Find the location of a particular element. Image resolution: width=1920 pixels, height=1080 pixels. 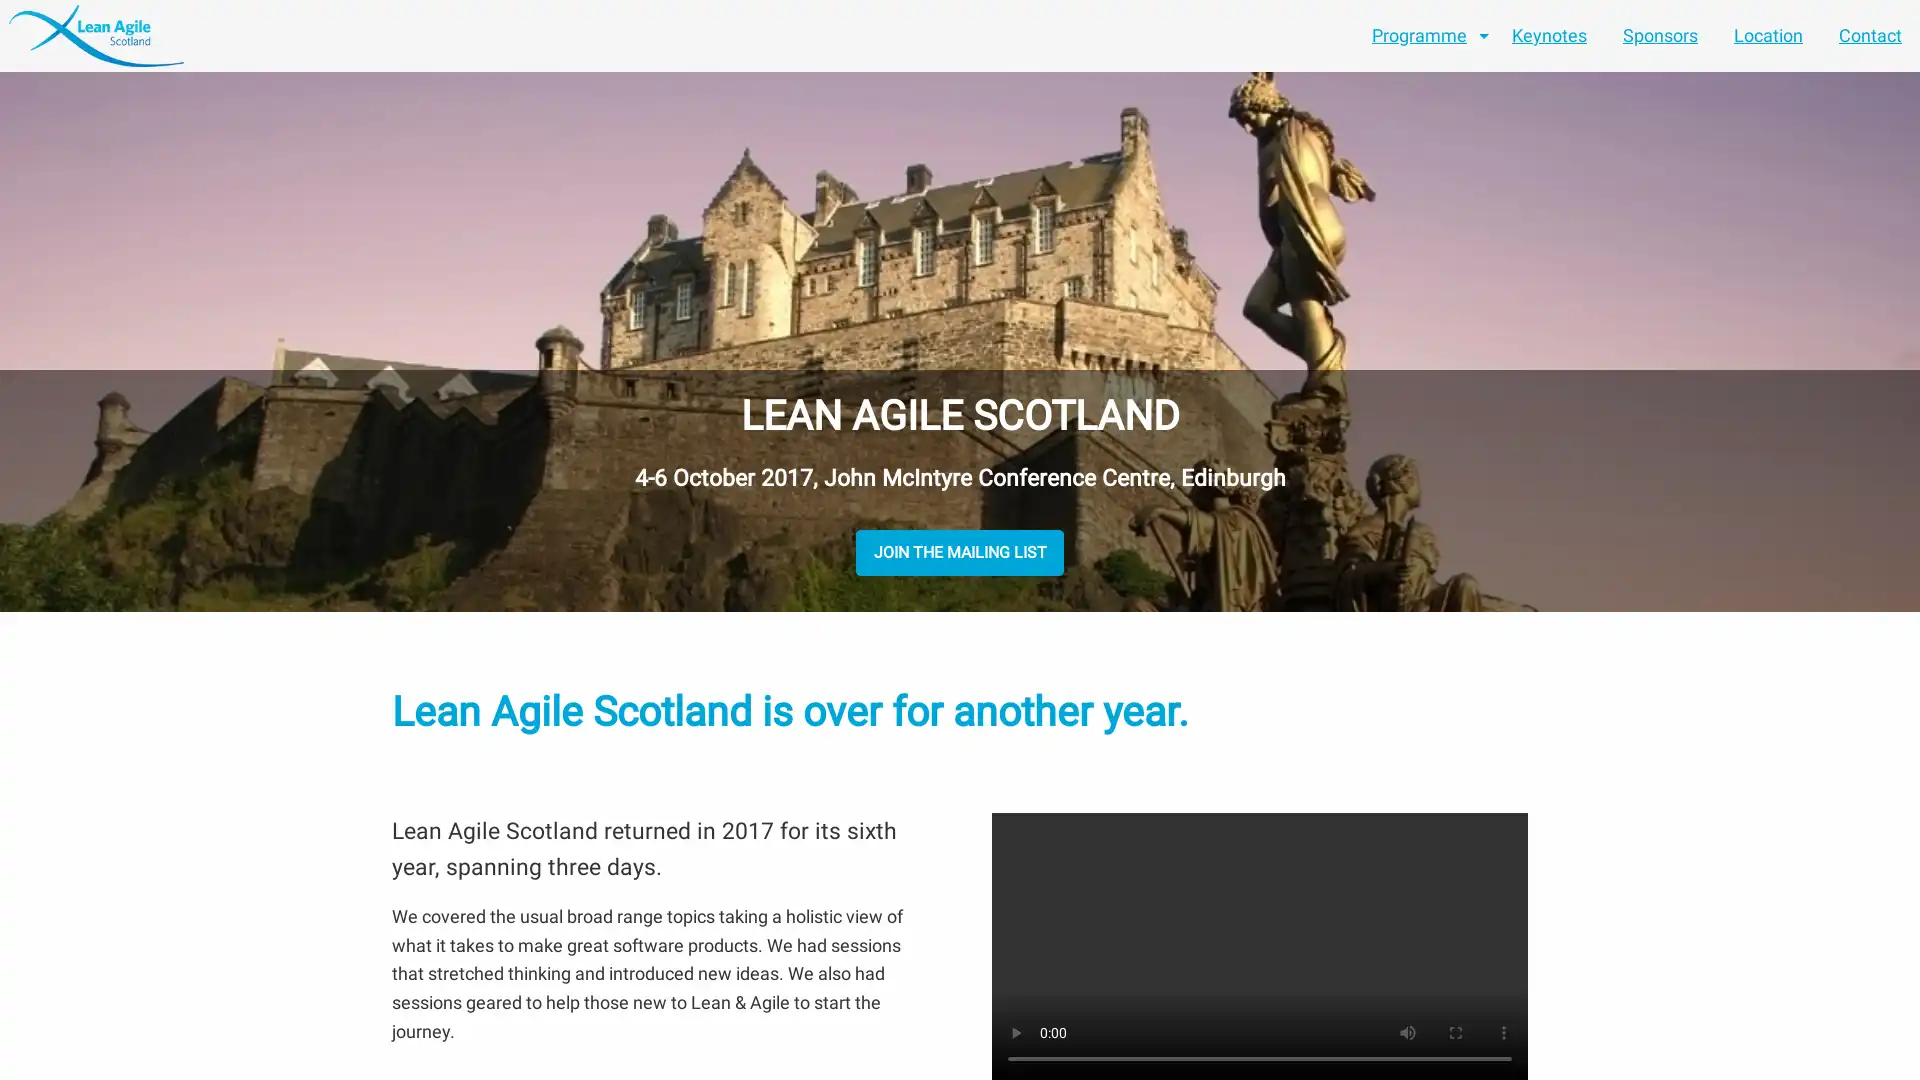

enter full screen is located at coordinates (1455, 1032).